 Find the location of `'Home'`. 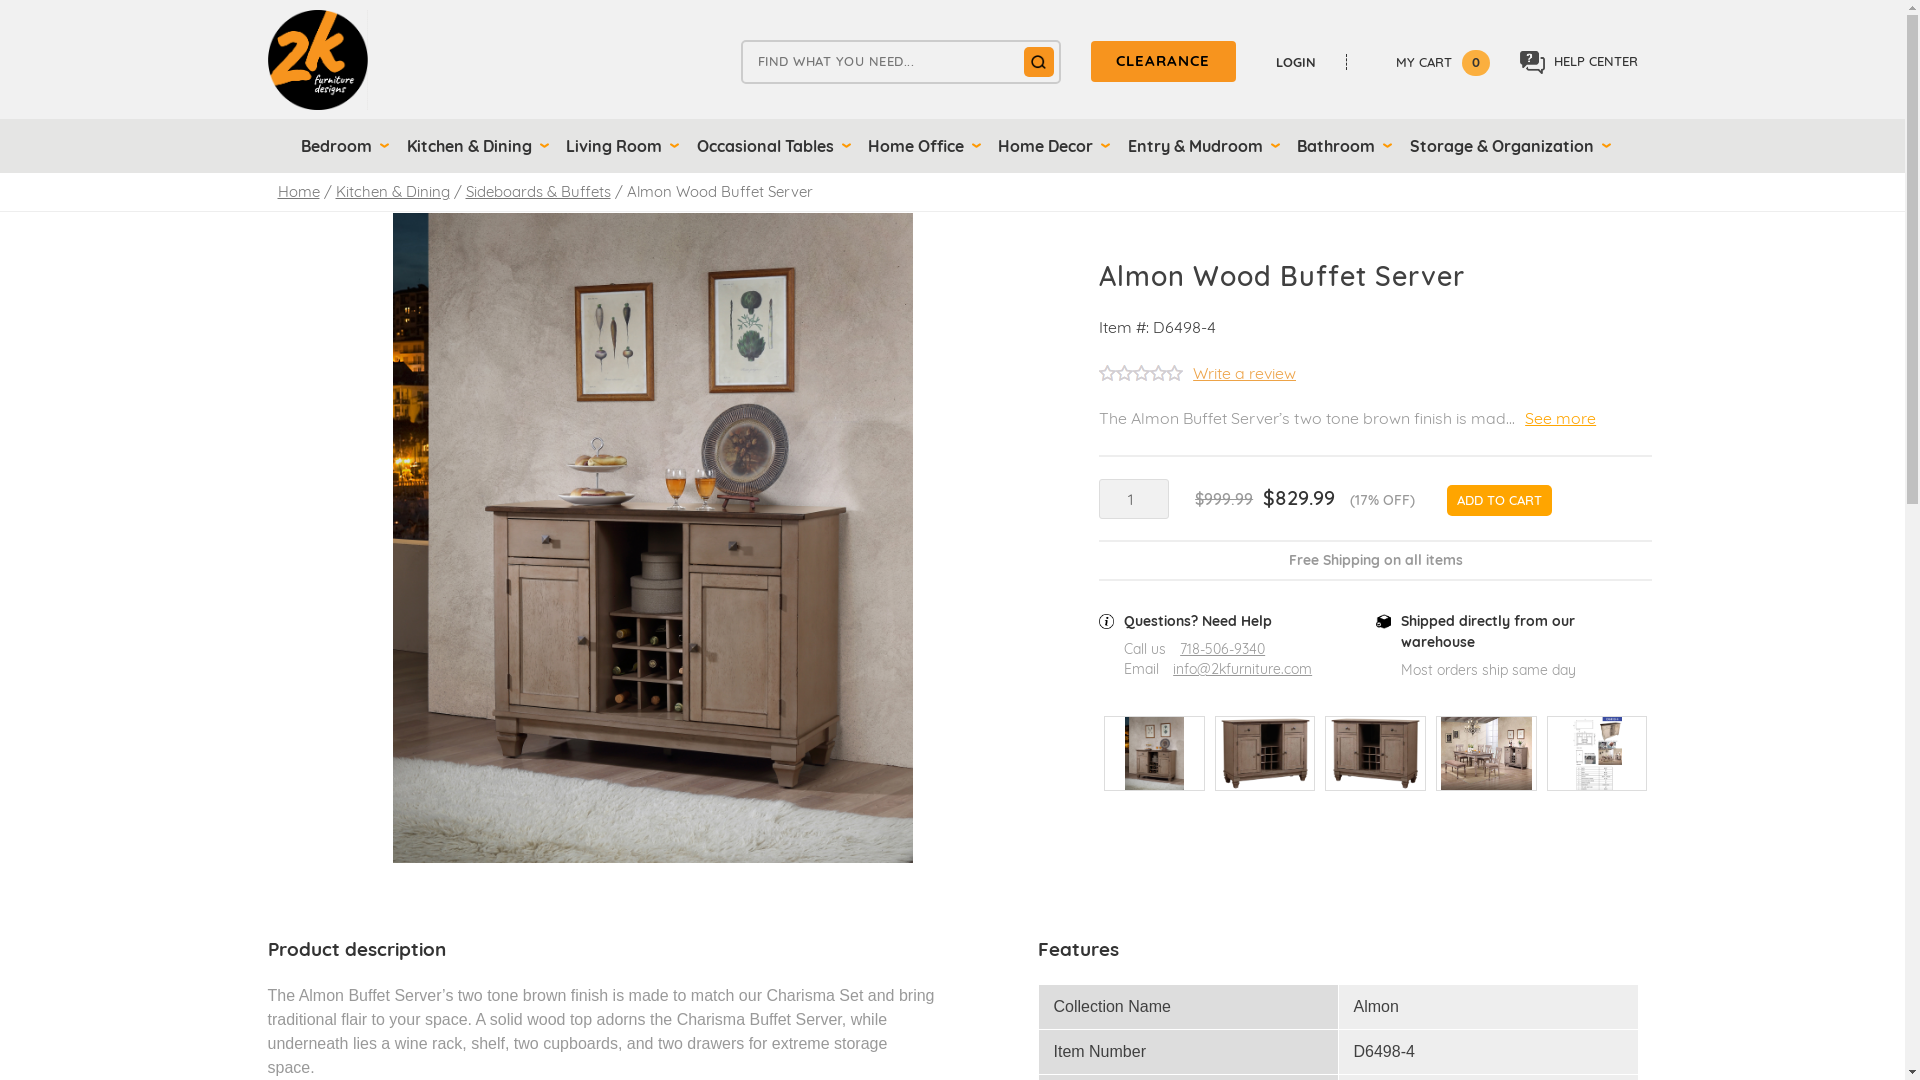

'Home' is located at coordinates (297, 191).